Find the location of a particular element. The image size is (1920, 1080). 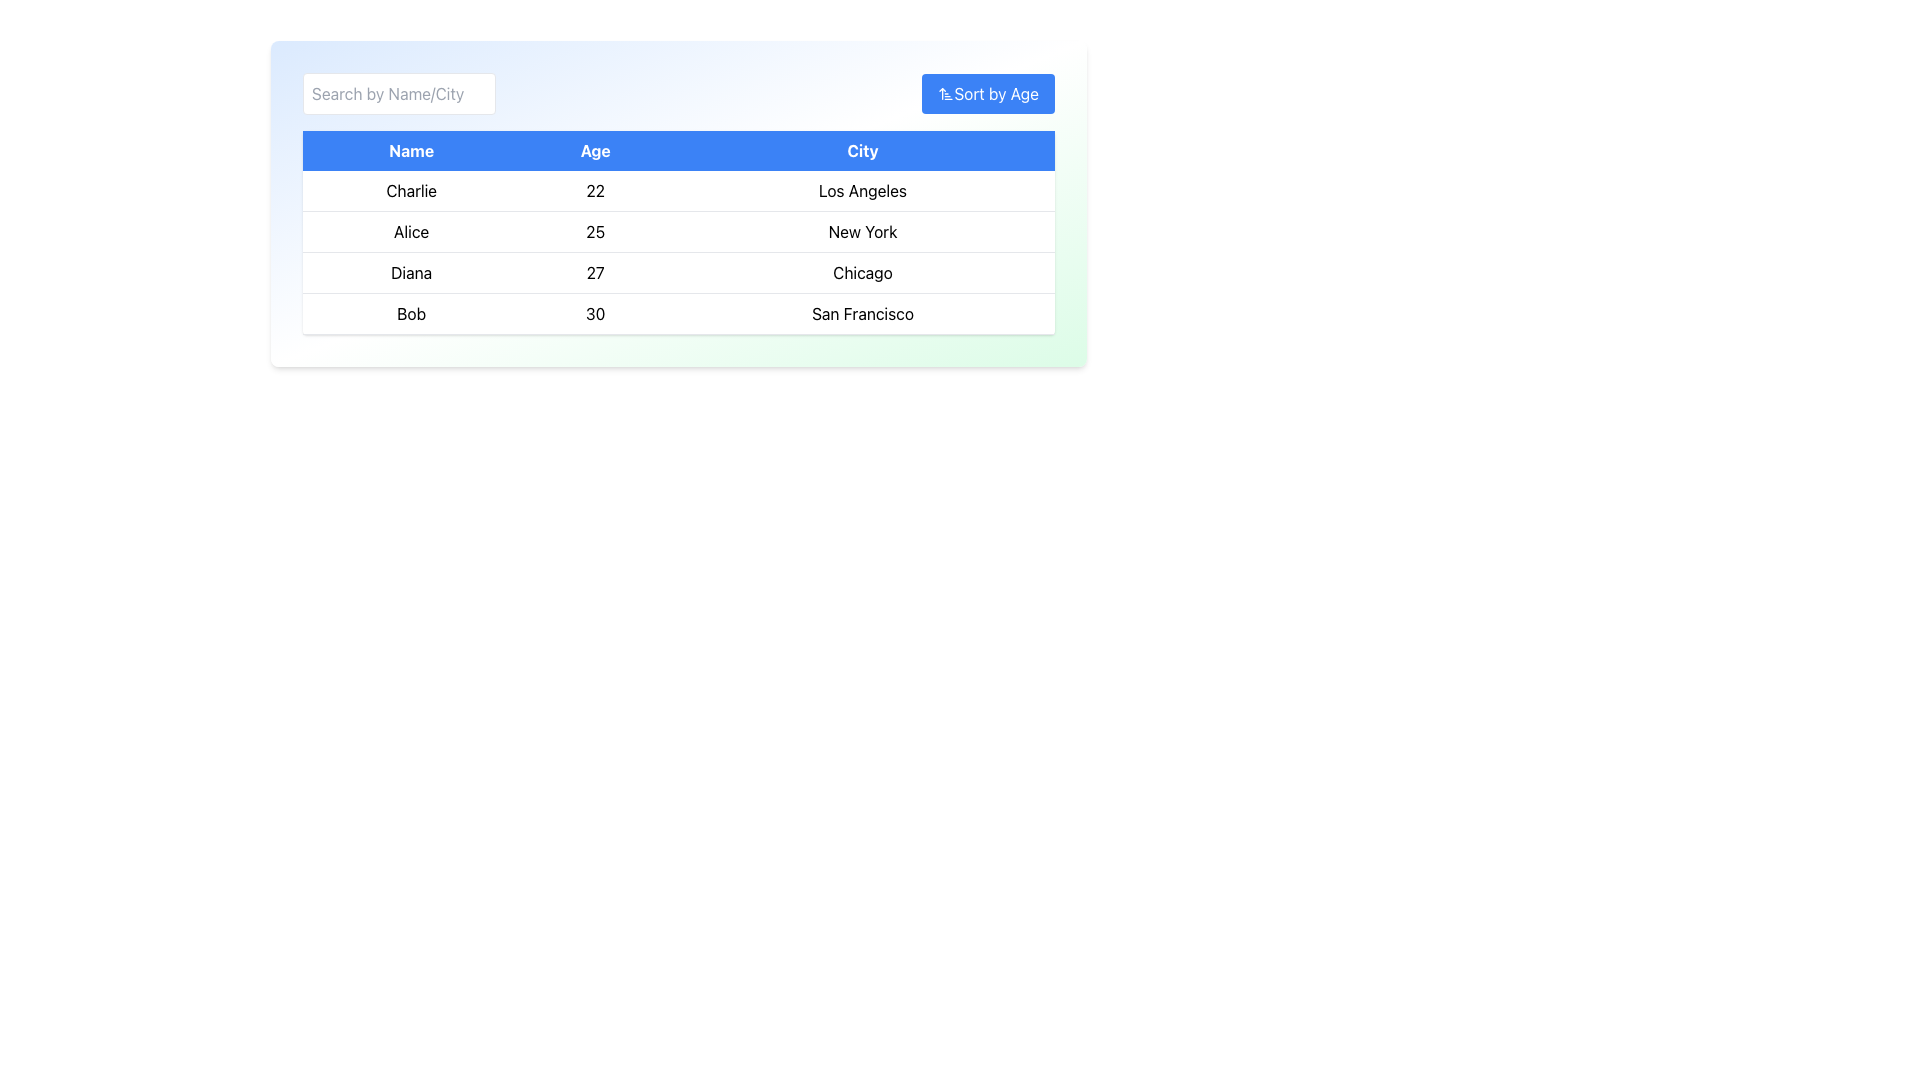

the text 'Alice' located in the first cell of the second row under the 'Name' column in a table is located at coordinates (410, 230).